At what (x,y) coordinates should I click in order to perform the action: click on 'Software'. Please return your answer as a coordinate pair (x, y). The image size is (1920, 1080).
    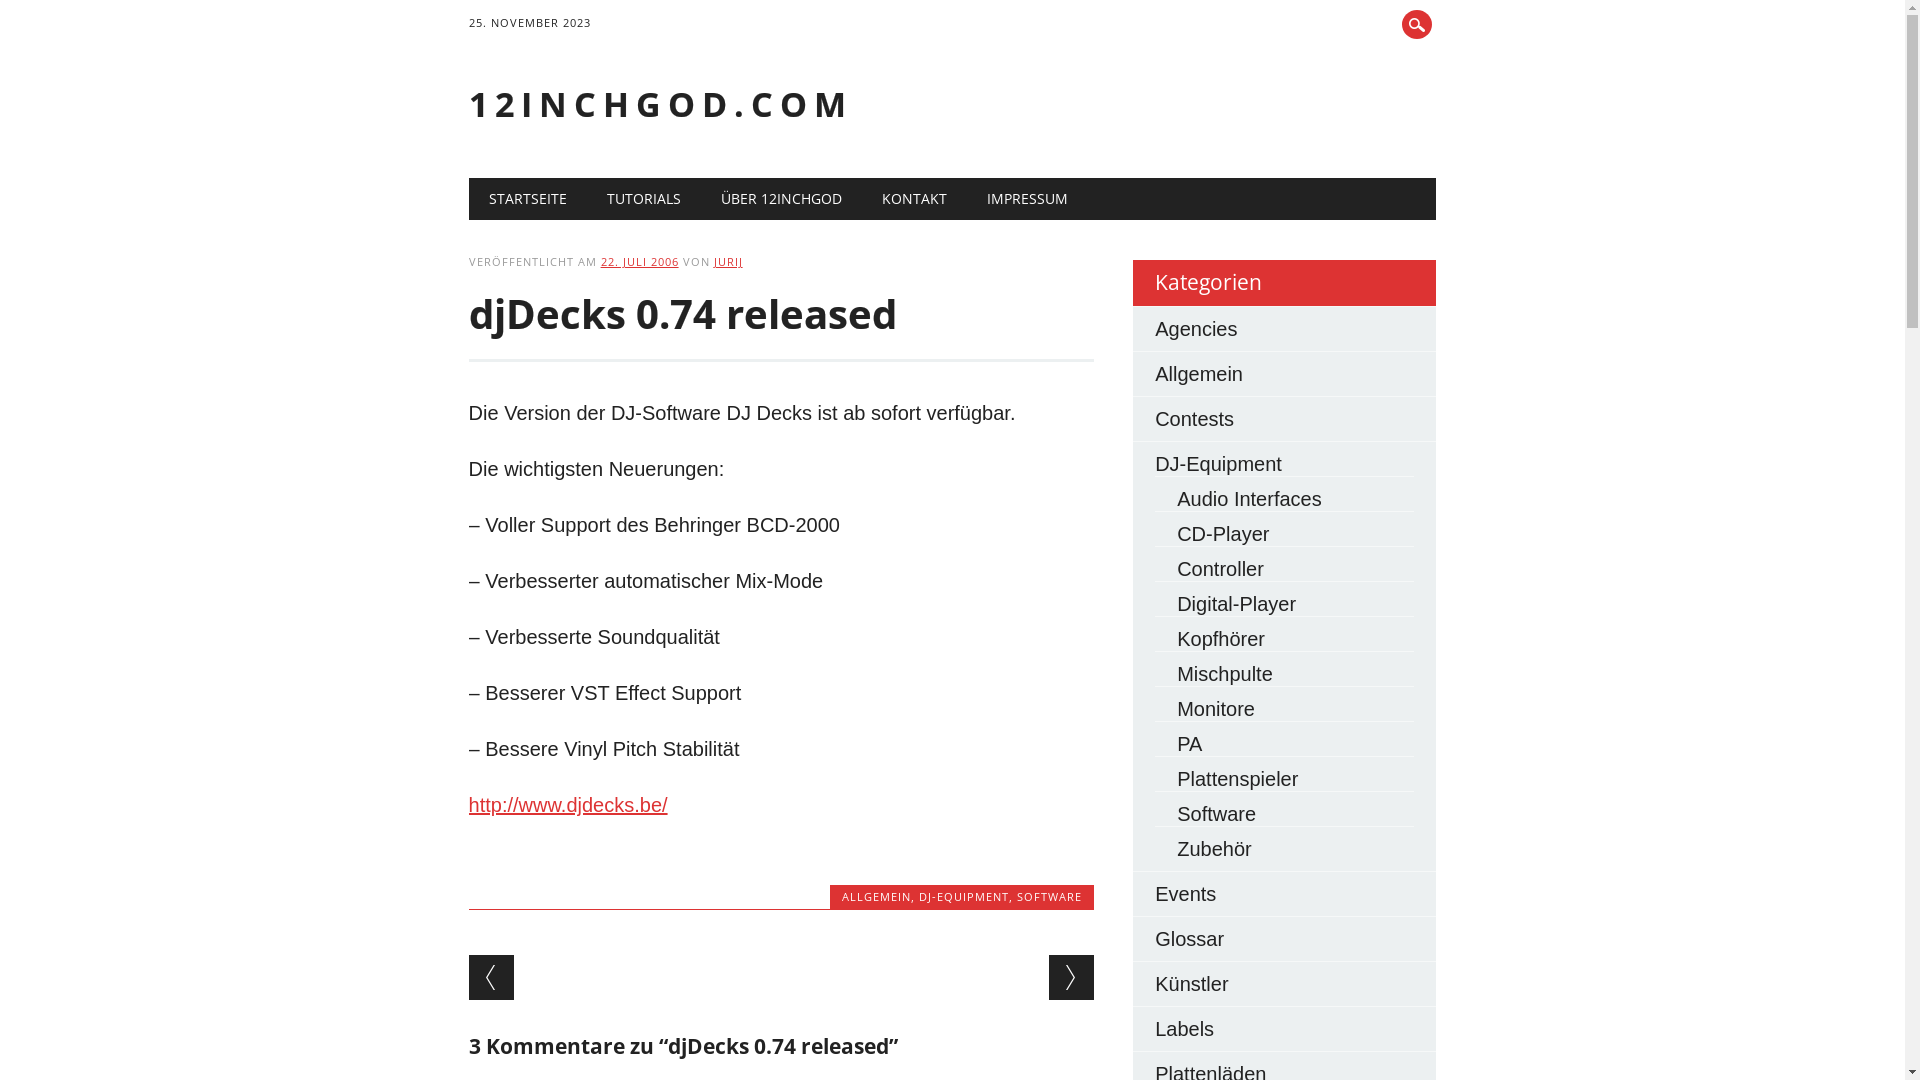
    Looking at the image, I should click on (1215, 813).